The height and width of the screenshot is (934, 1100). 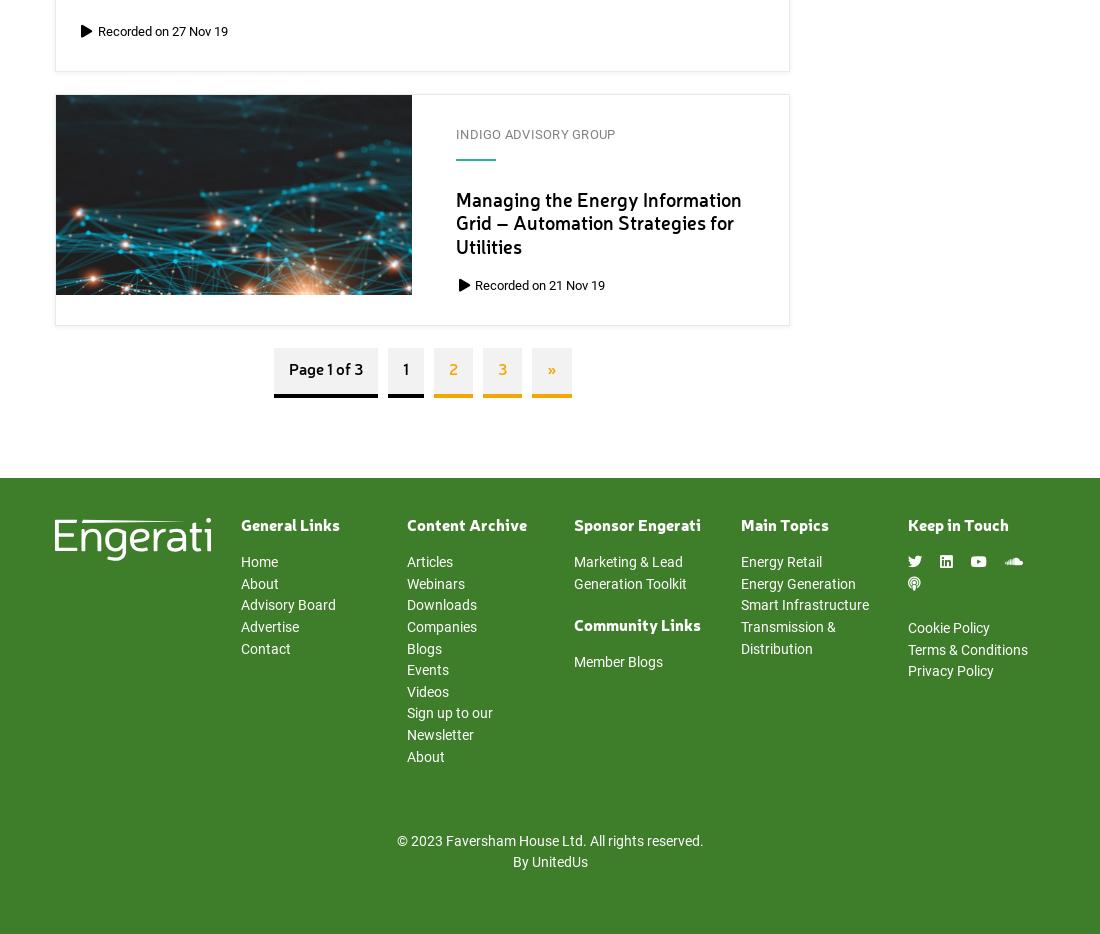 I want to click on '1', so click(x=405, y=370).